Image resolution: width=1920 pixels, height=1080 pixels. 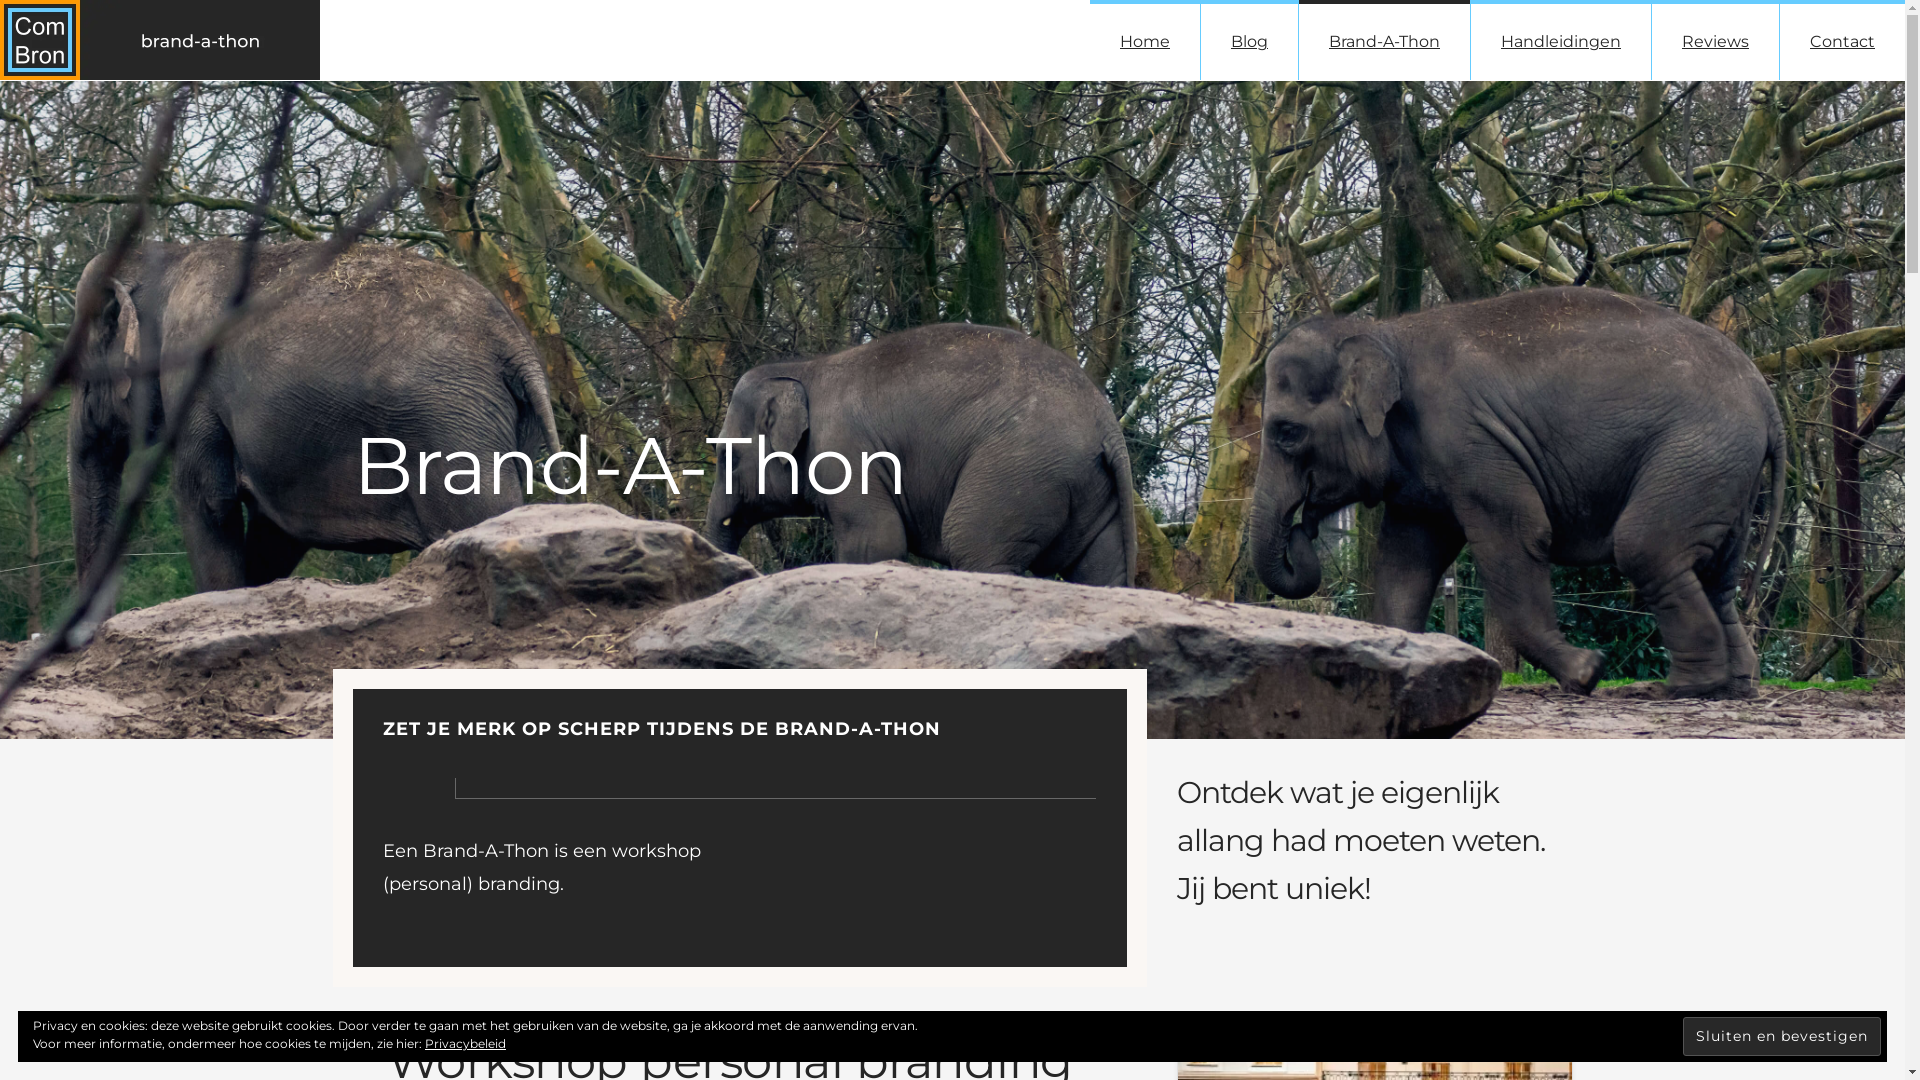 What do you see at coordinates (0, 0) in the screenshot?
I see `'Spring naar de hoofdnavigatie'` at bounding box center [0, 0].